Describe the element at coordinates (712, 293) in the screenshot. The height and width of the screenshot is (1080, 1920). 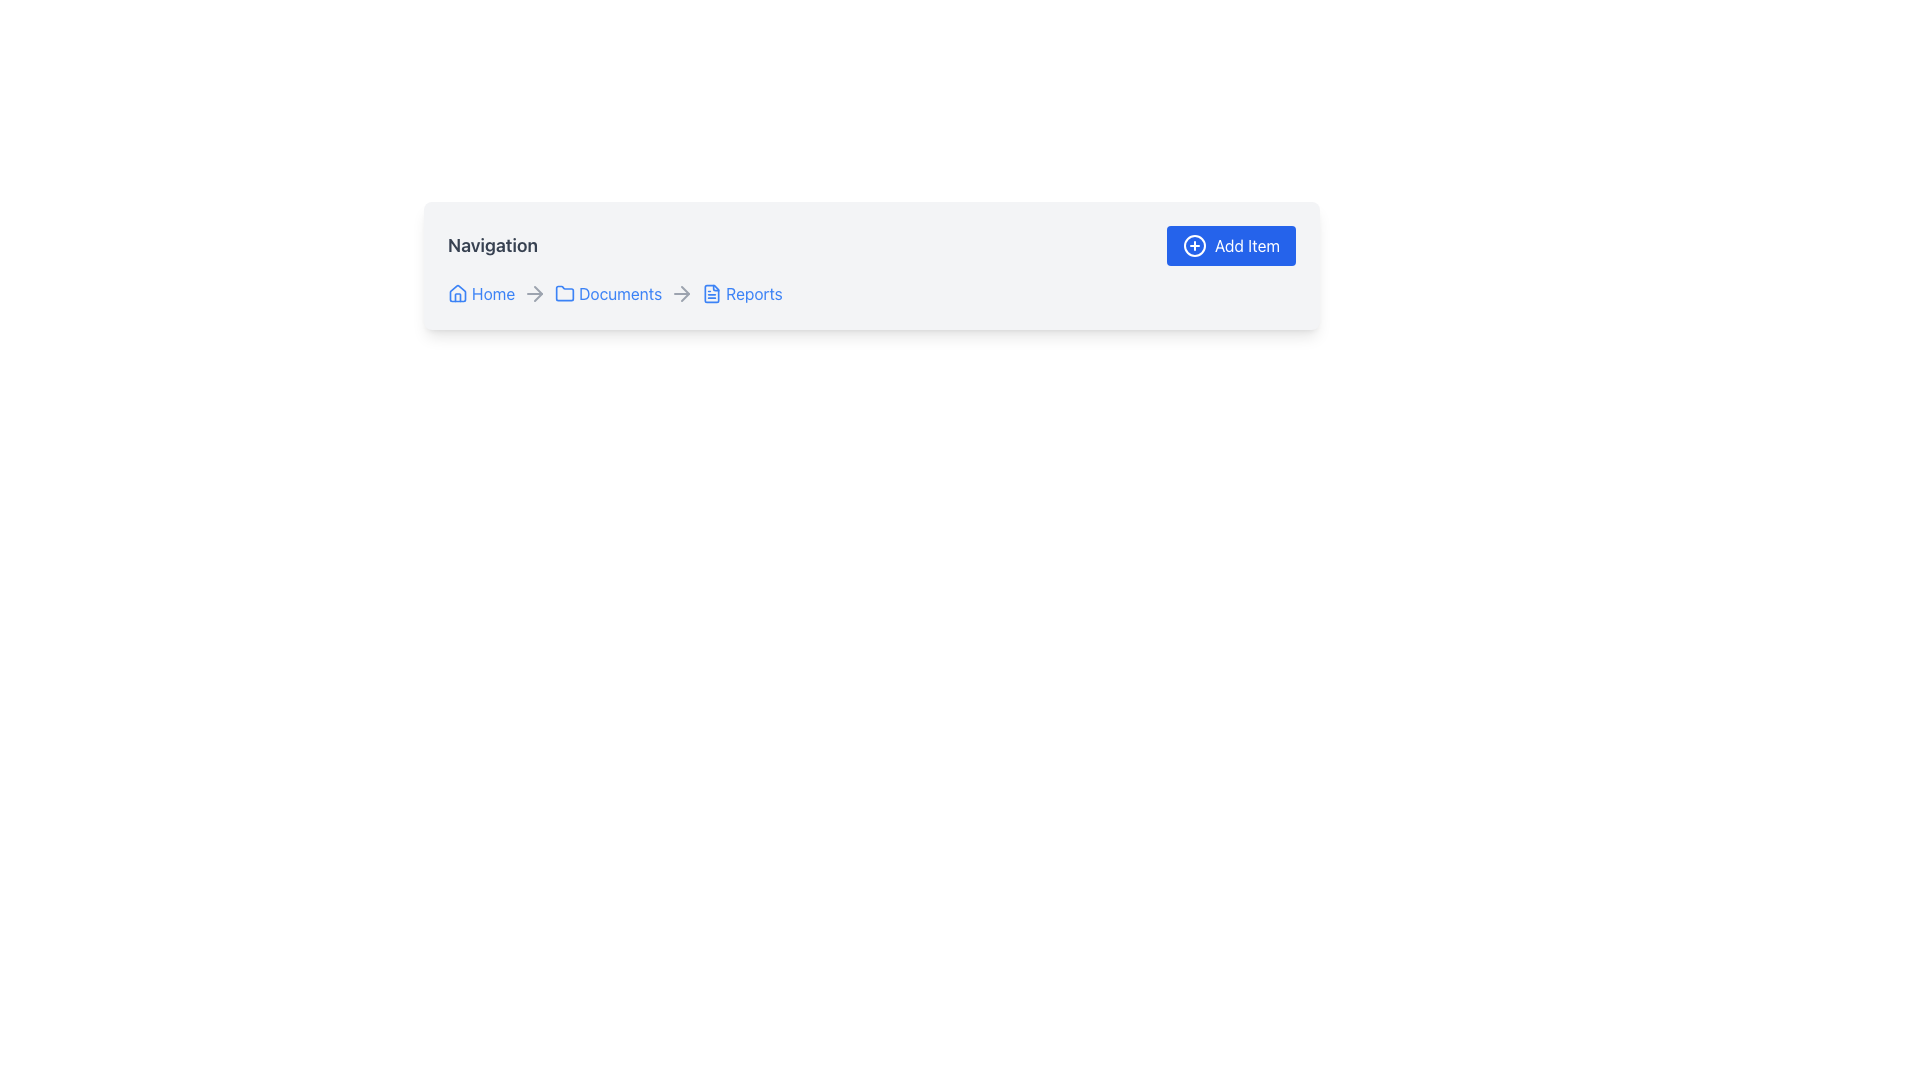
I see `the third rectangular icon in the breadcrumb navigation bar, which resembles a document or file with a fold in the upper-right corner` at that location.